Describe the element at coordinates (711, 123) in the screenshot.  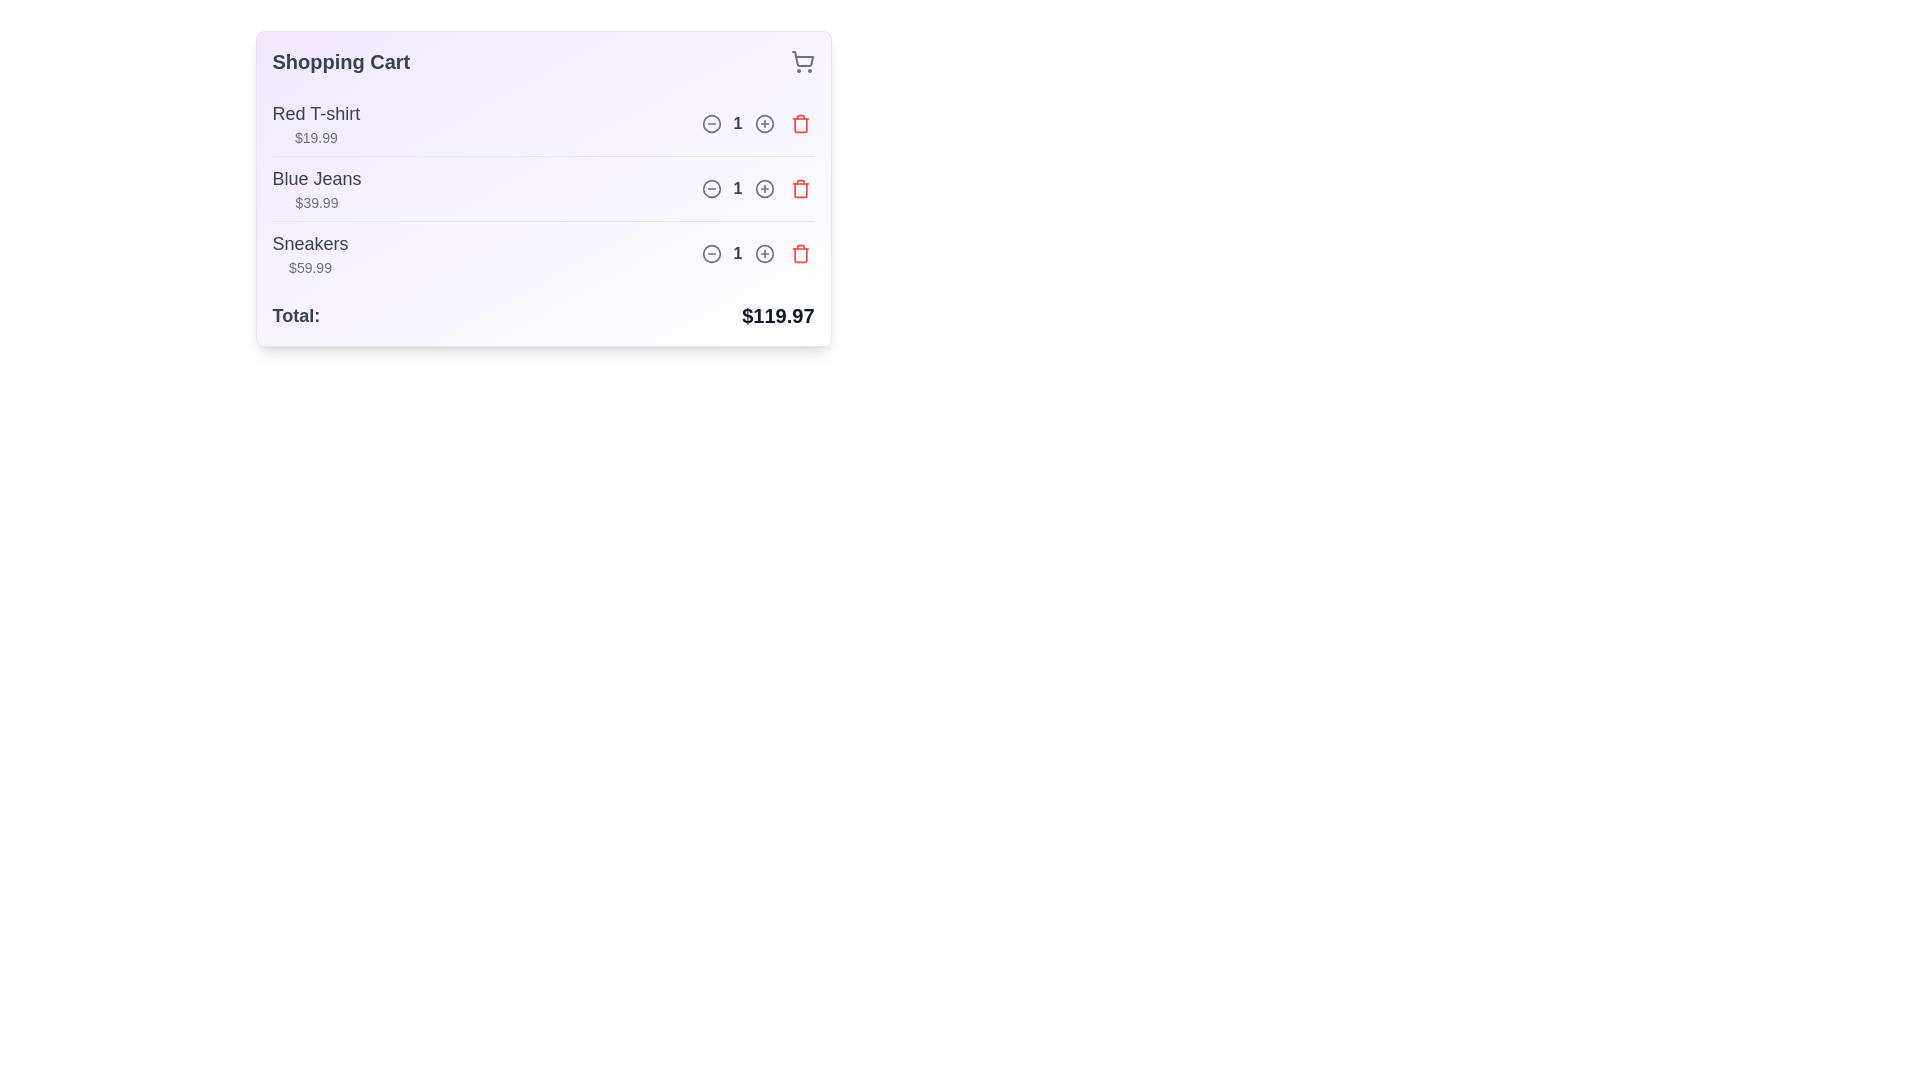
I see `the circular gray decrement button with a minus symbol (-) located to the left of the numeral '1' for 'Red T-shirt' in the shopping cart` at that location.